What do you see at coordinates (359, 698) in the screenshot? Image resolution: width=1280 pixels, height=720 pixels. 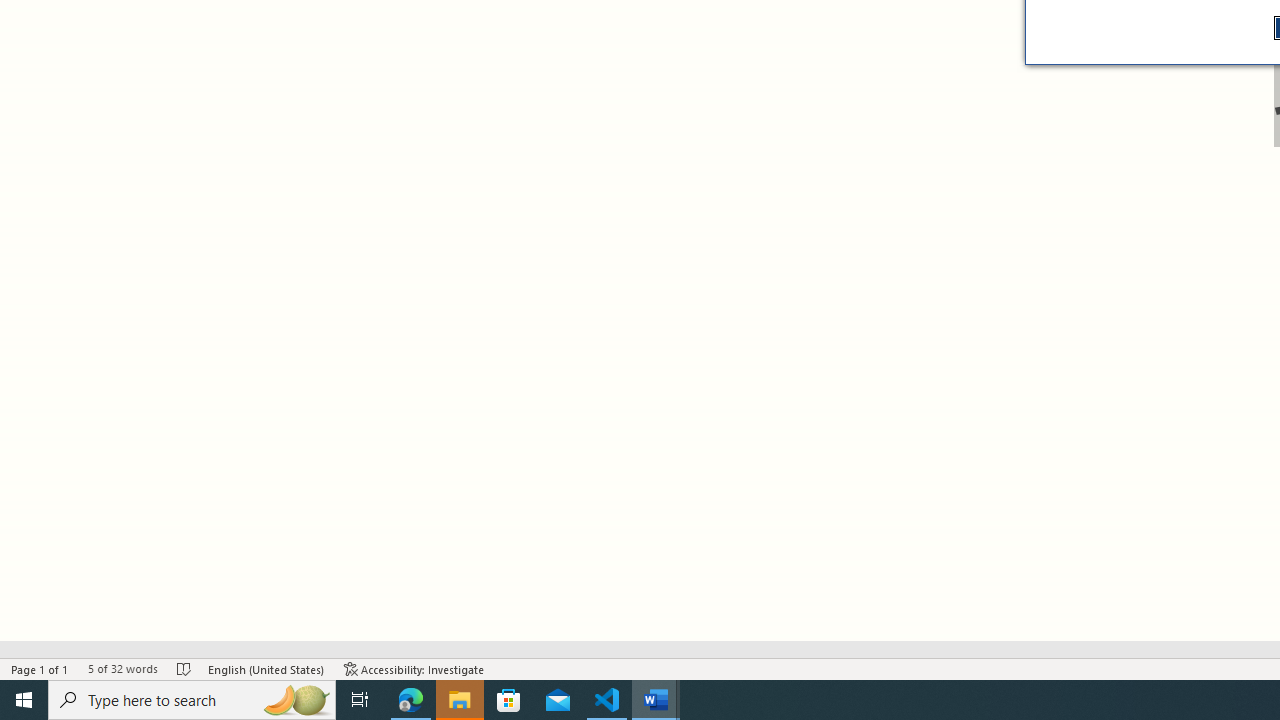 I see `'Task View'` at bounding box center [359, 698].